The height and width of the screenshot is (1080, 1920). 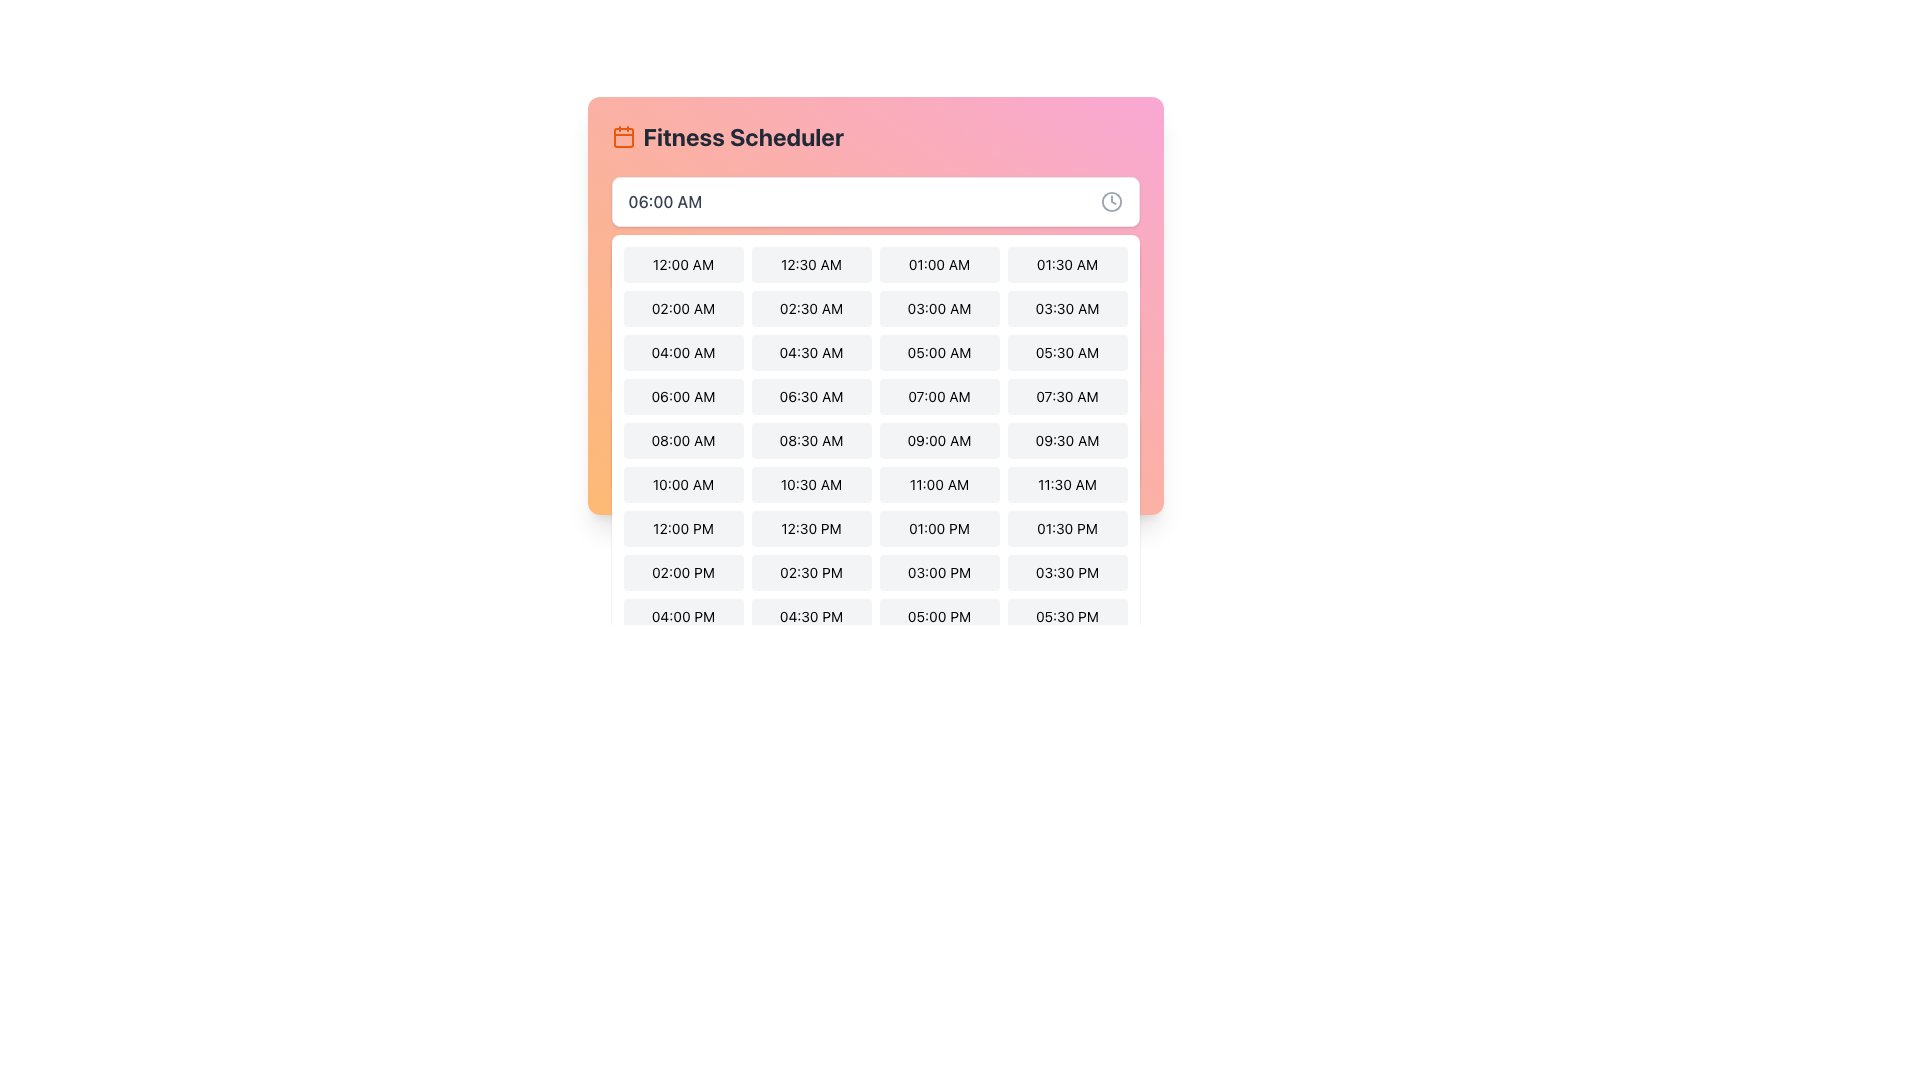 What do you see at coordinates (811, 439) in the screenshot?
I see `the selectable time slot button in the fifth row and second column of the 'Fitness Scheduler' section` at bounding box center [811, 439].